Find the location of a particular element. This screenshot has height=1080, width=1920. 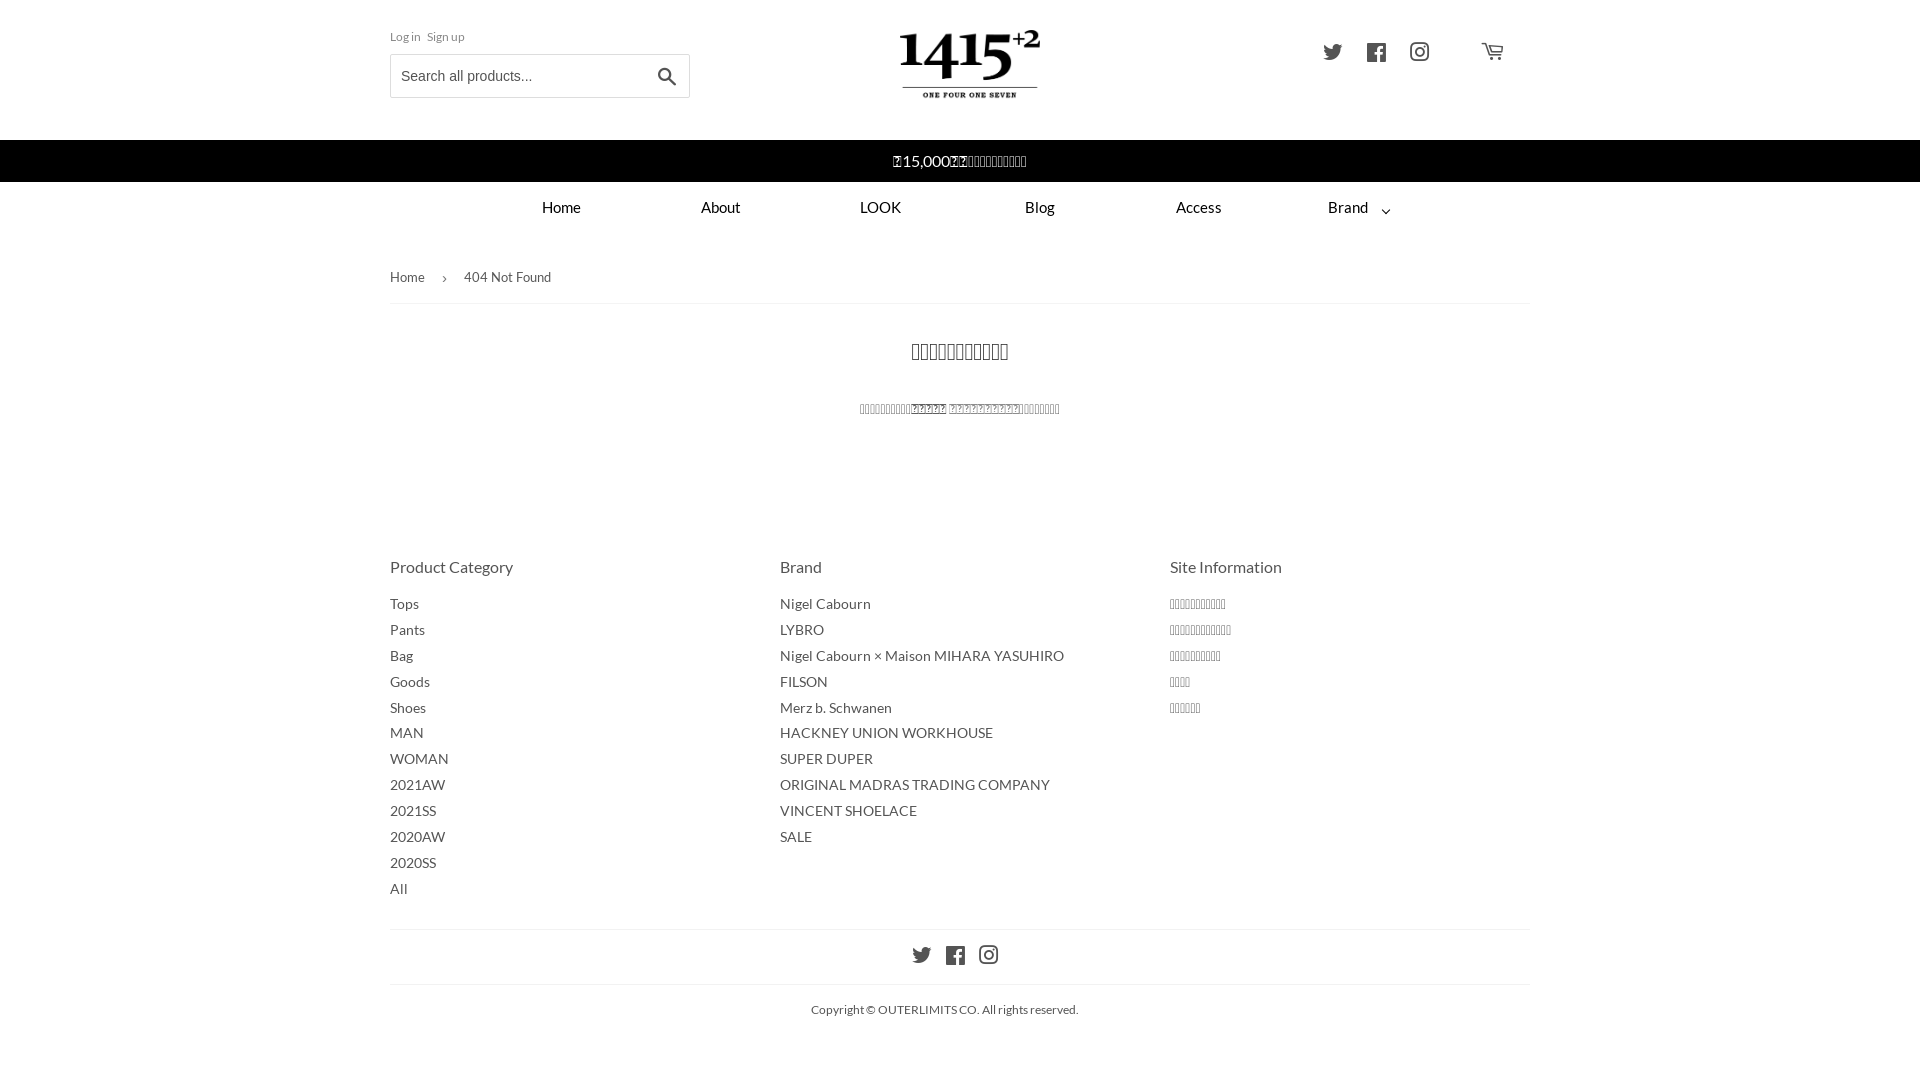

'Tops' is located at coordinates (389, 602).